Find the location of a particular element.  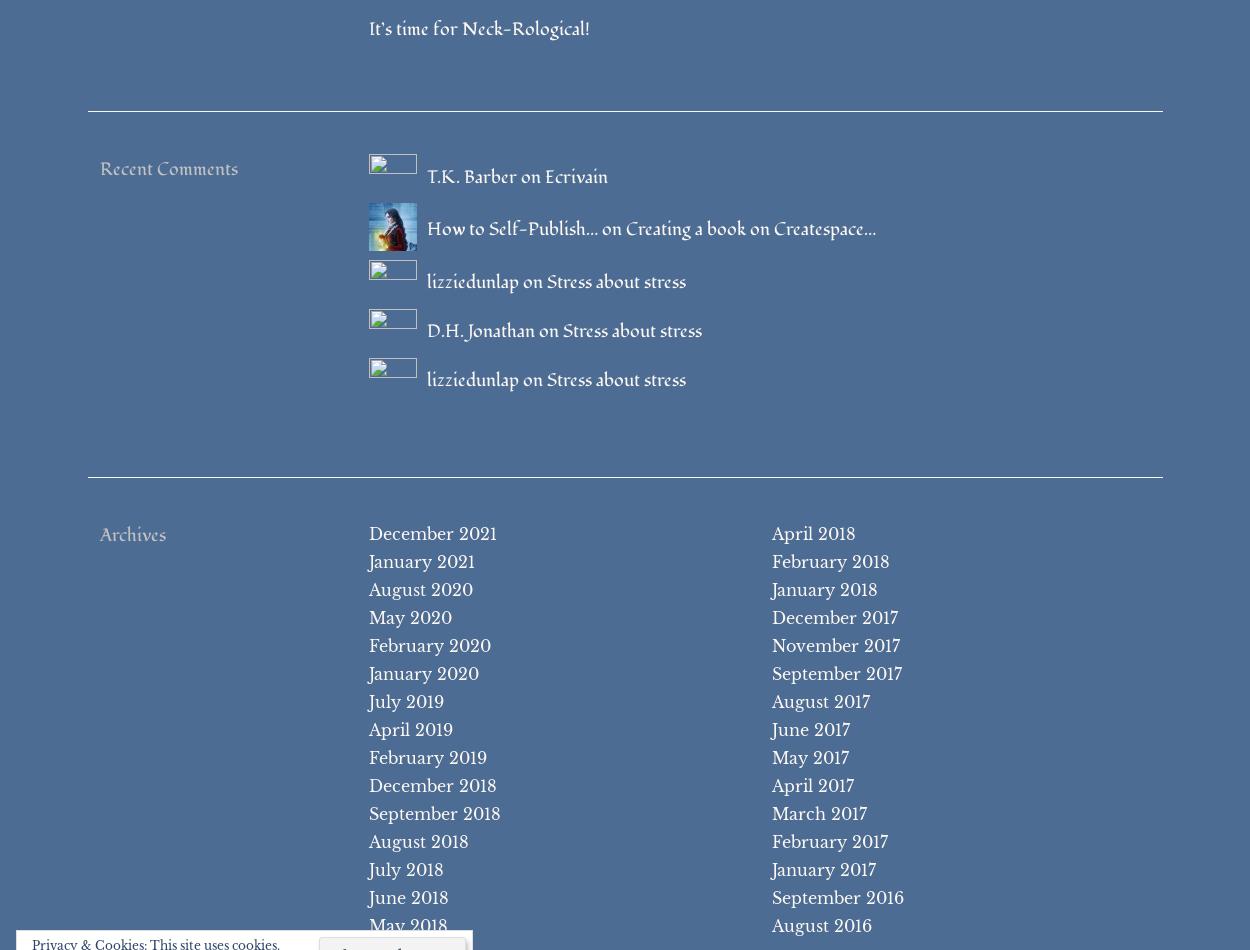

'March 2017' is located at coordinates (771, 812).